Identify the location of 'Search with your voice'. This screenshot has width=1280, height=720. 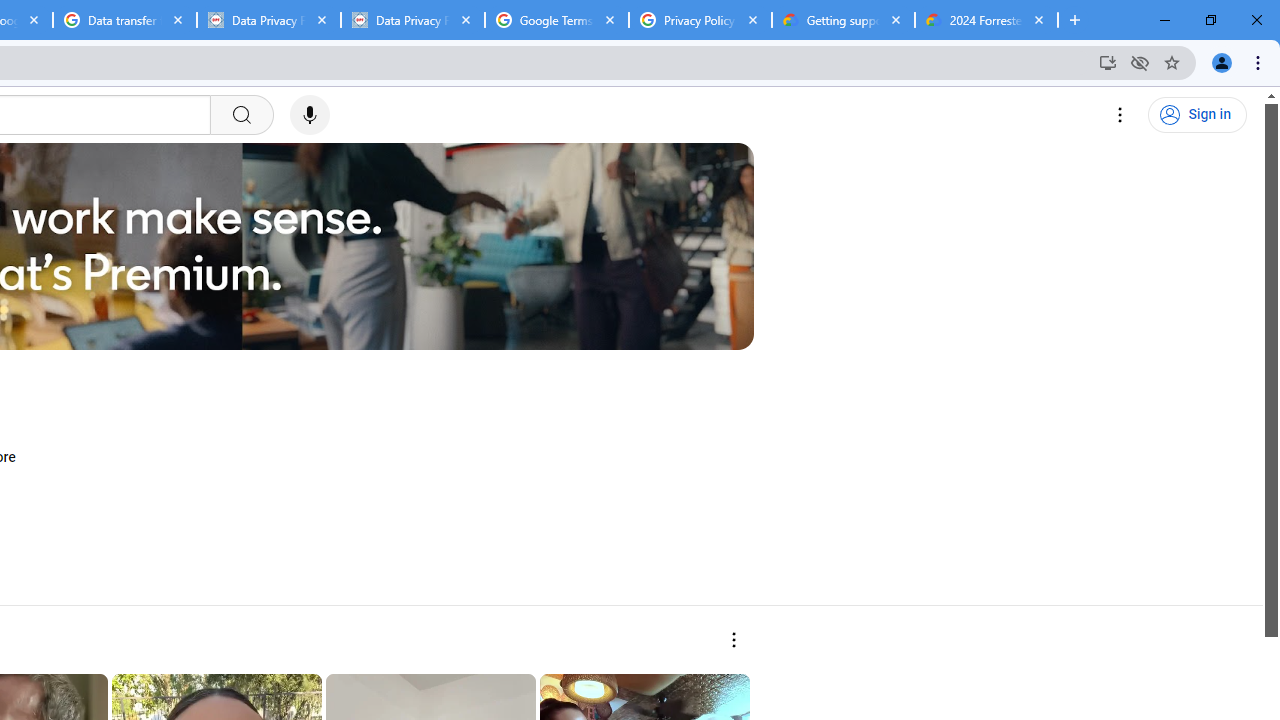
(308, 115).